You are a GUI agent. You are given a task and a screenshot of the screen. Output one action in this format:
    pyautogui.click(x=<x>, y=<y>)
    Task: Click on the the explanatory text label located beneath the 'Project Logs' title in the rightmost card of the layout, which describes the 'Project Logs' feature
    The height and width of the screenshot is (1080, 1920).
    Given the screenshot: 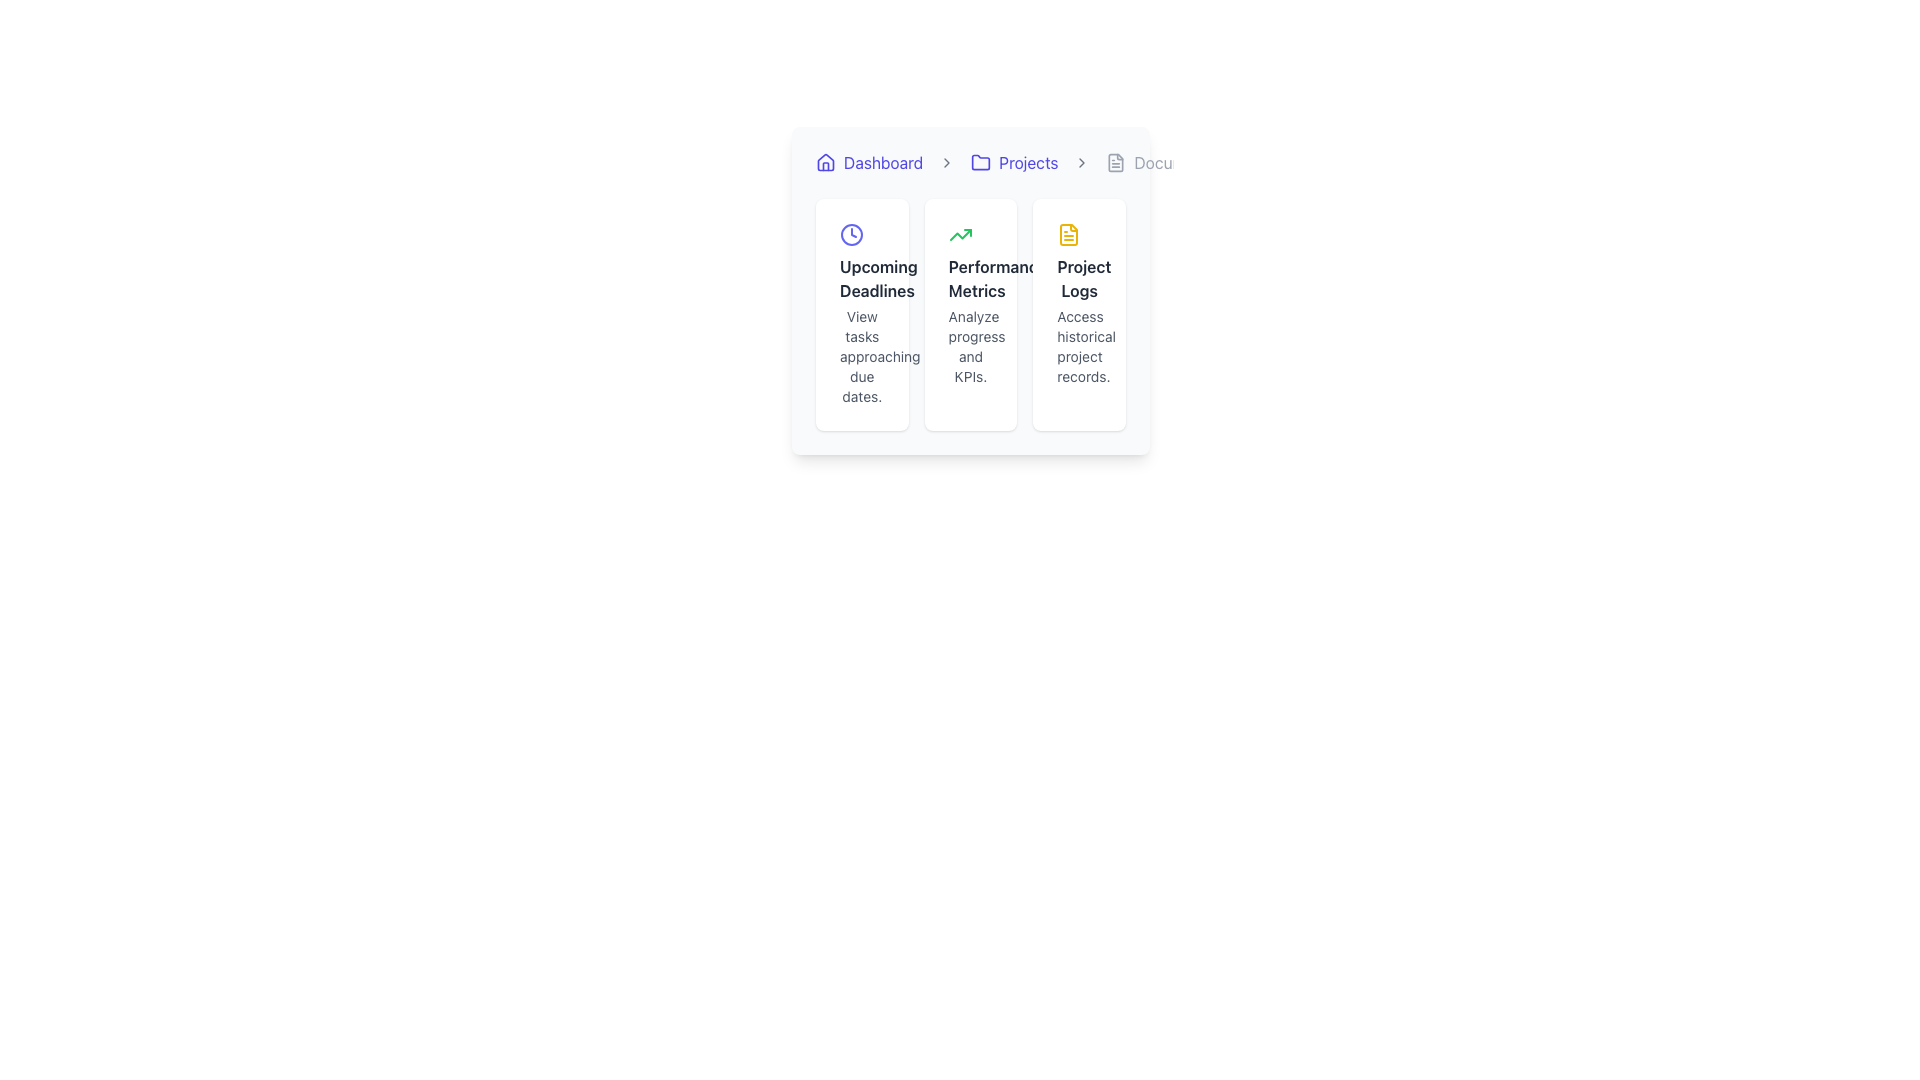 What is the action you would take?
    pyautogui.click(x=1078, y=346)
    